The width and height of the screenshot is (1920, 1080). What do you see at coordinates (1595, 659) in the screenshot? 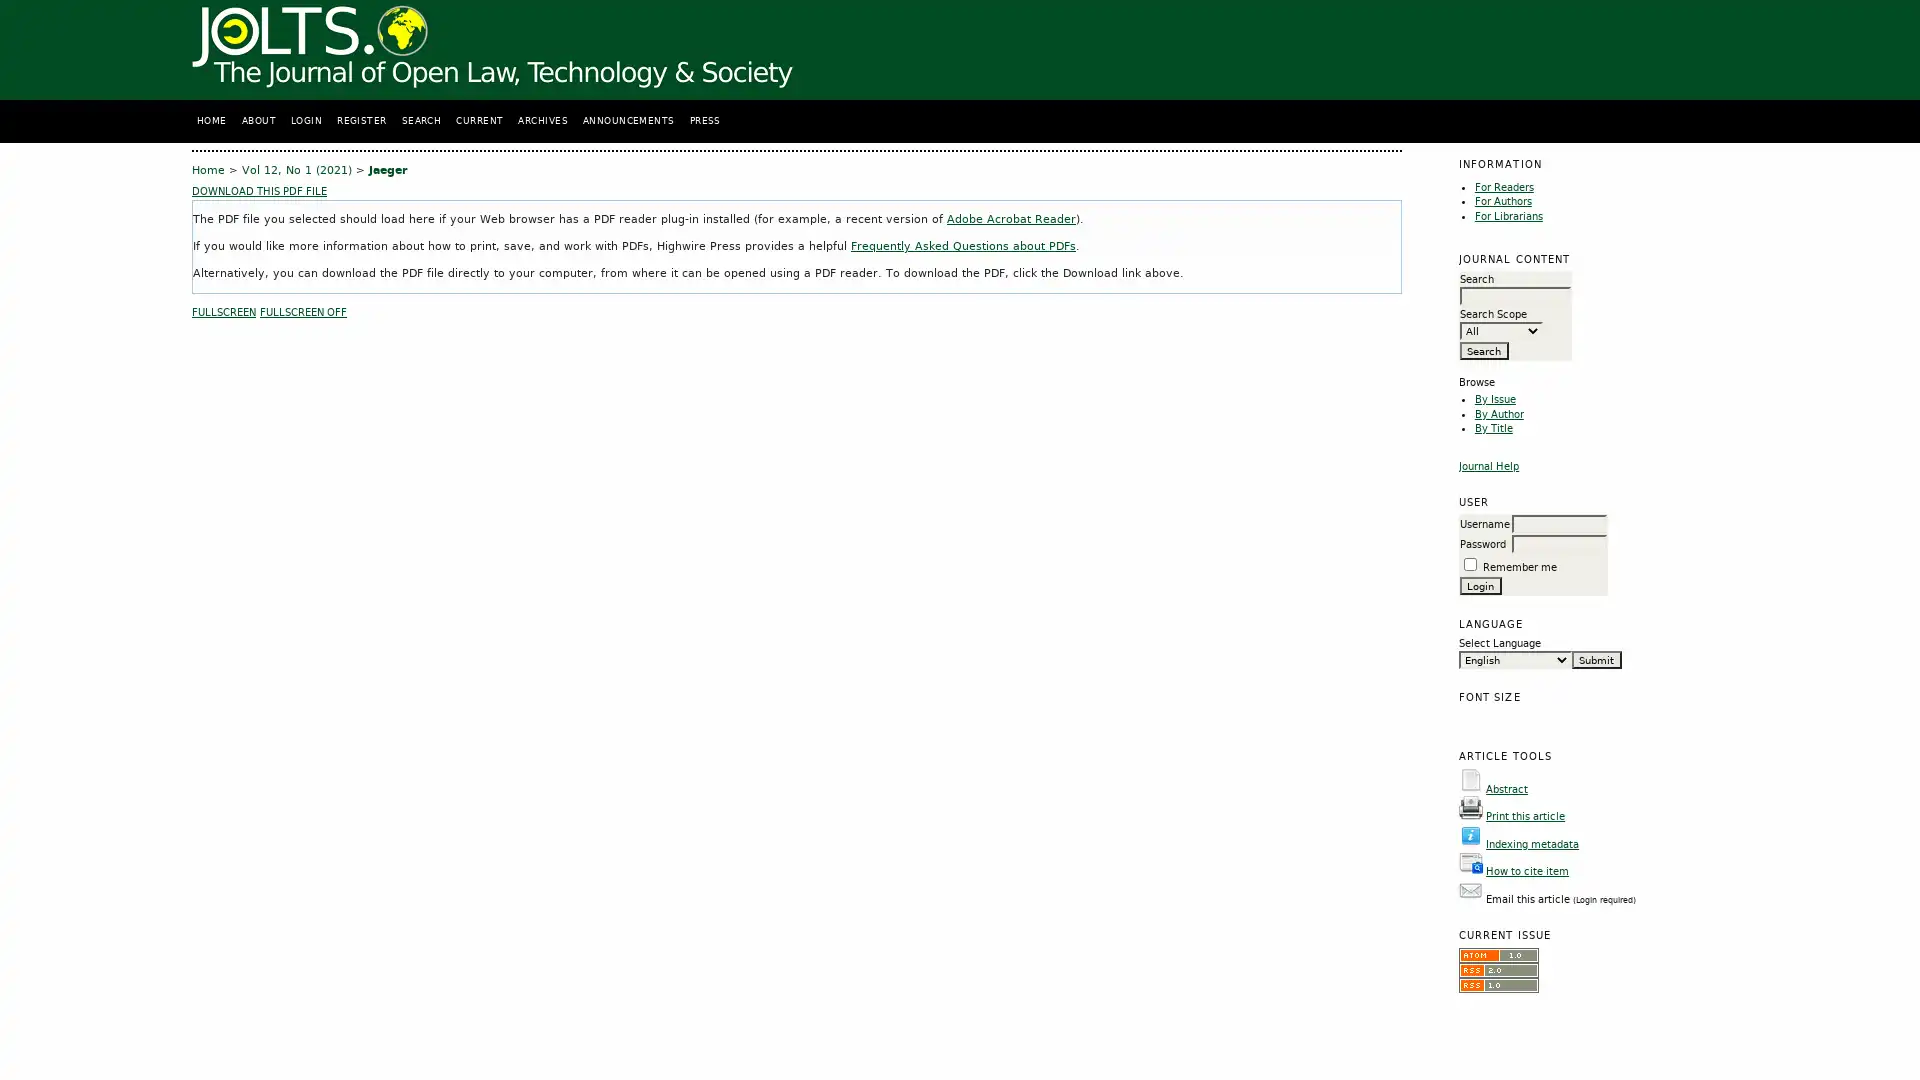
I see `Submit` at bounding box center [1595, 659].